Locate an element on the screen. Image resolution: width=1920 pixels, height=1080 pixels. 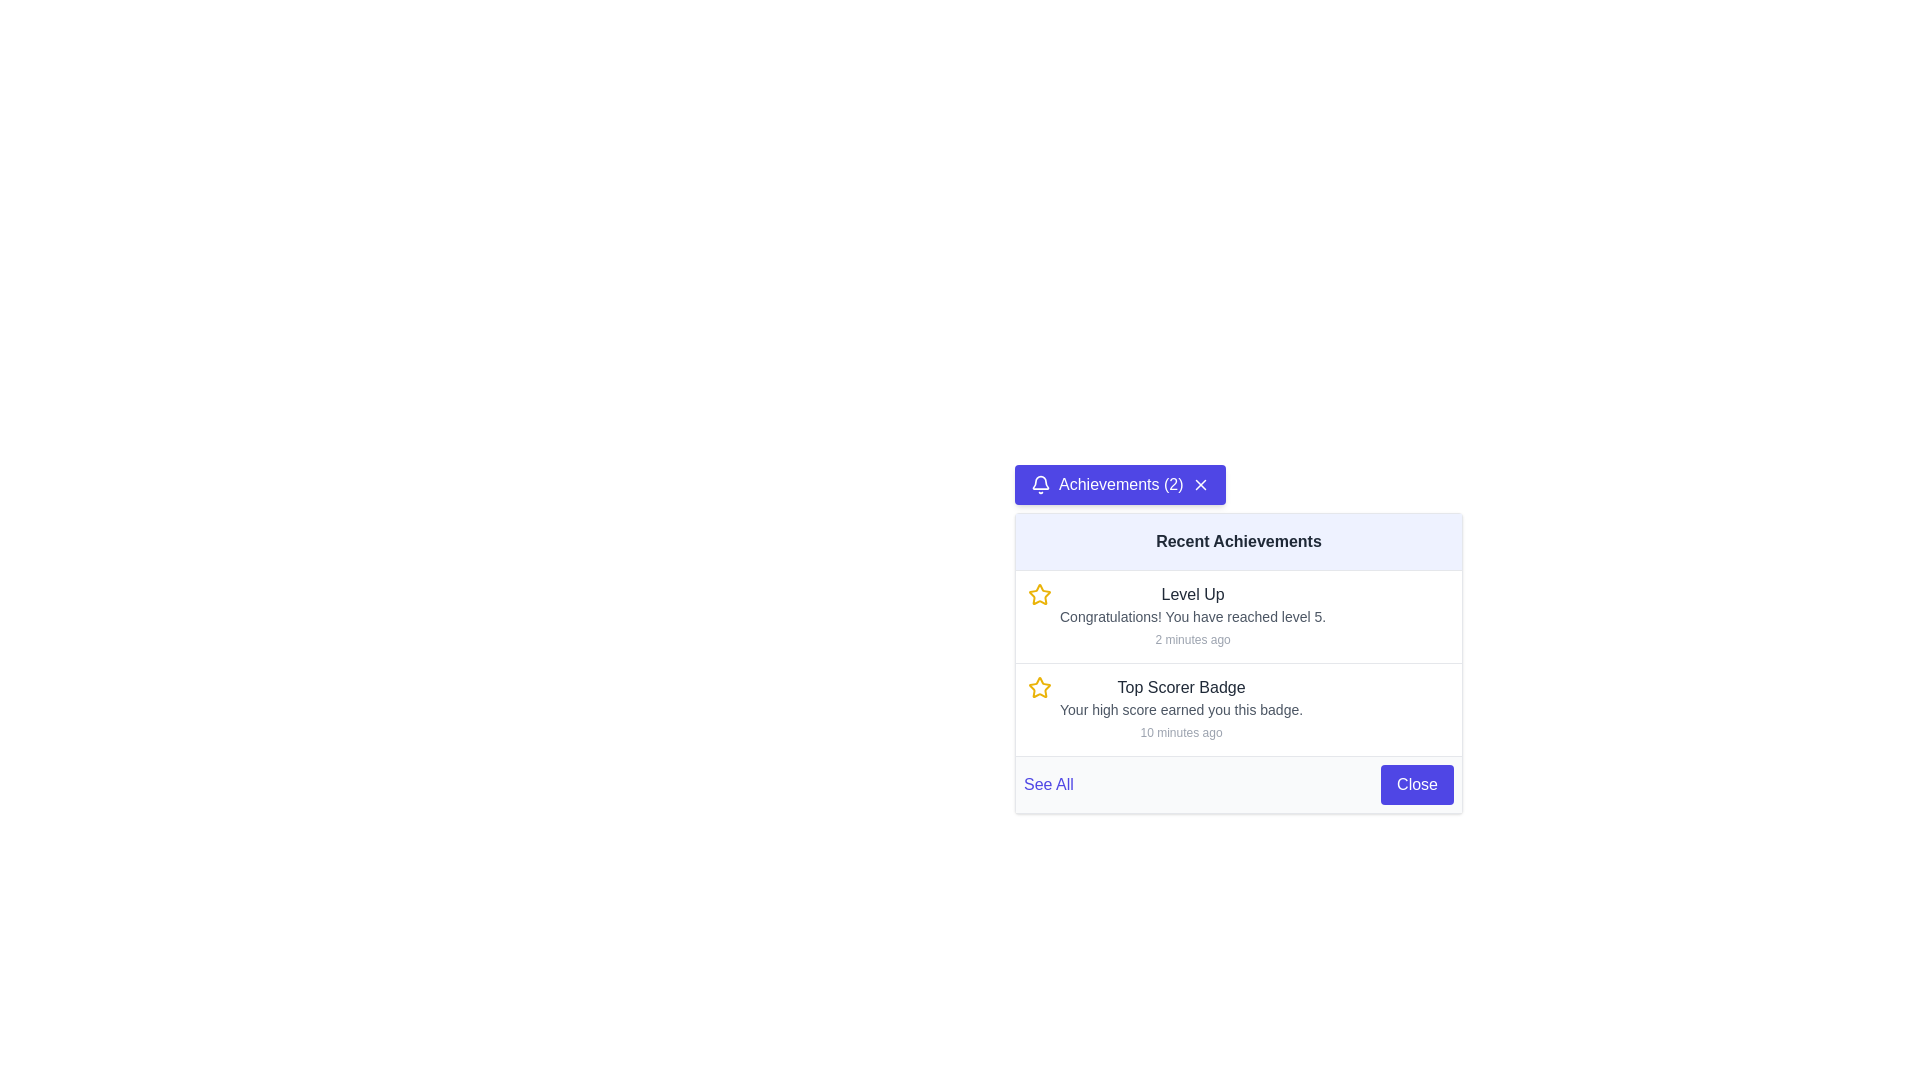
the 'Top Scorer' badge informational card located in the 'Recent Achievements' section of the 'Achievements' panel, which is the second item in the list is located at coordinates (1181, 708).